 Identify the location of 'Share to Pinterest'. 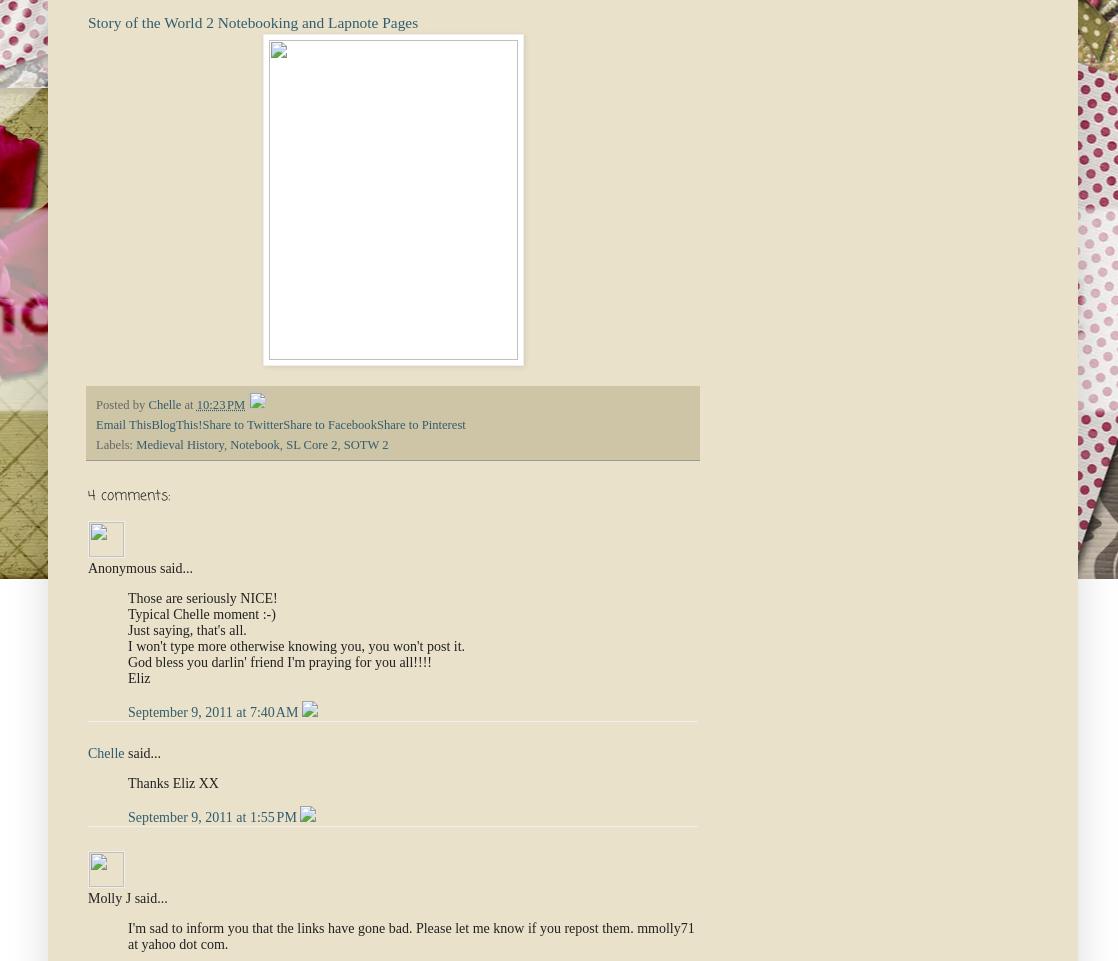
(374, 423).